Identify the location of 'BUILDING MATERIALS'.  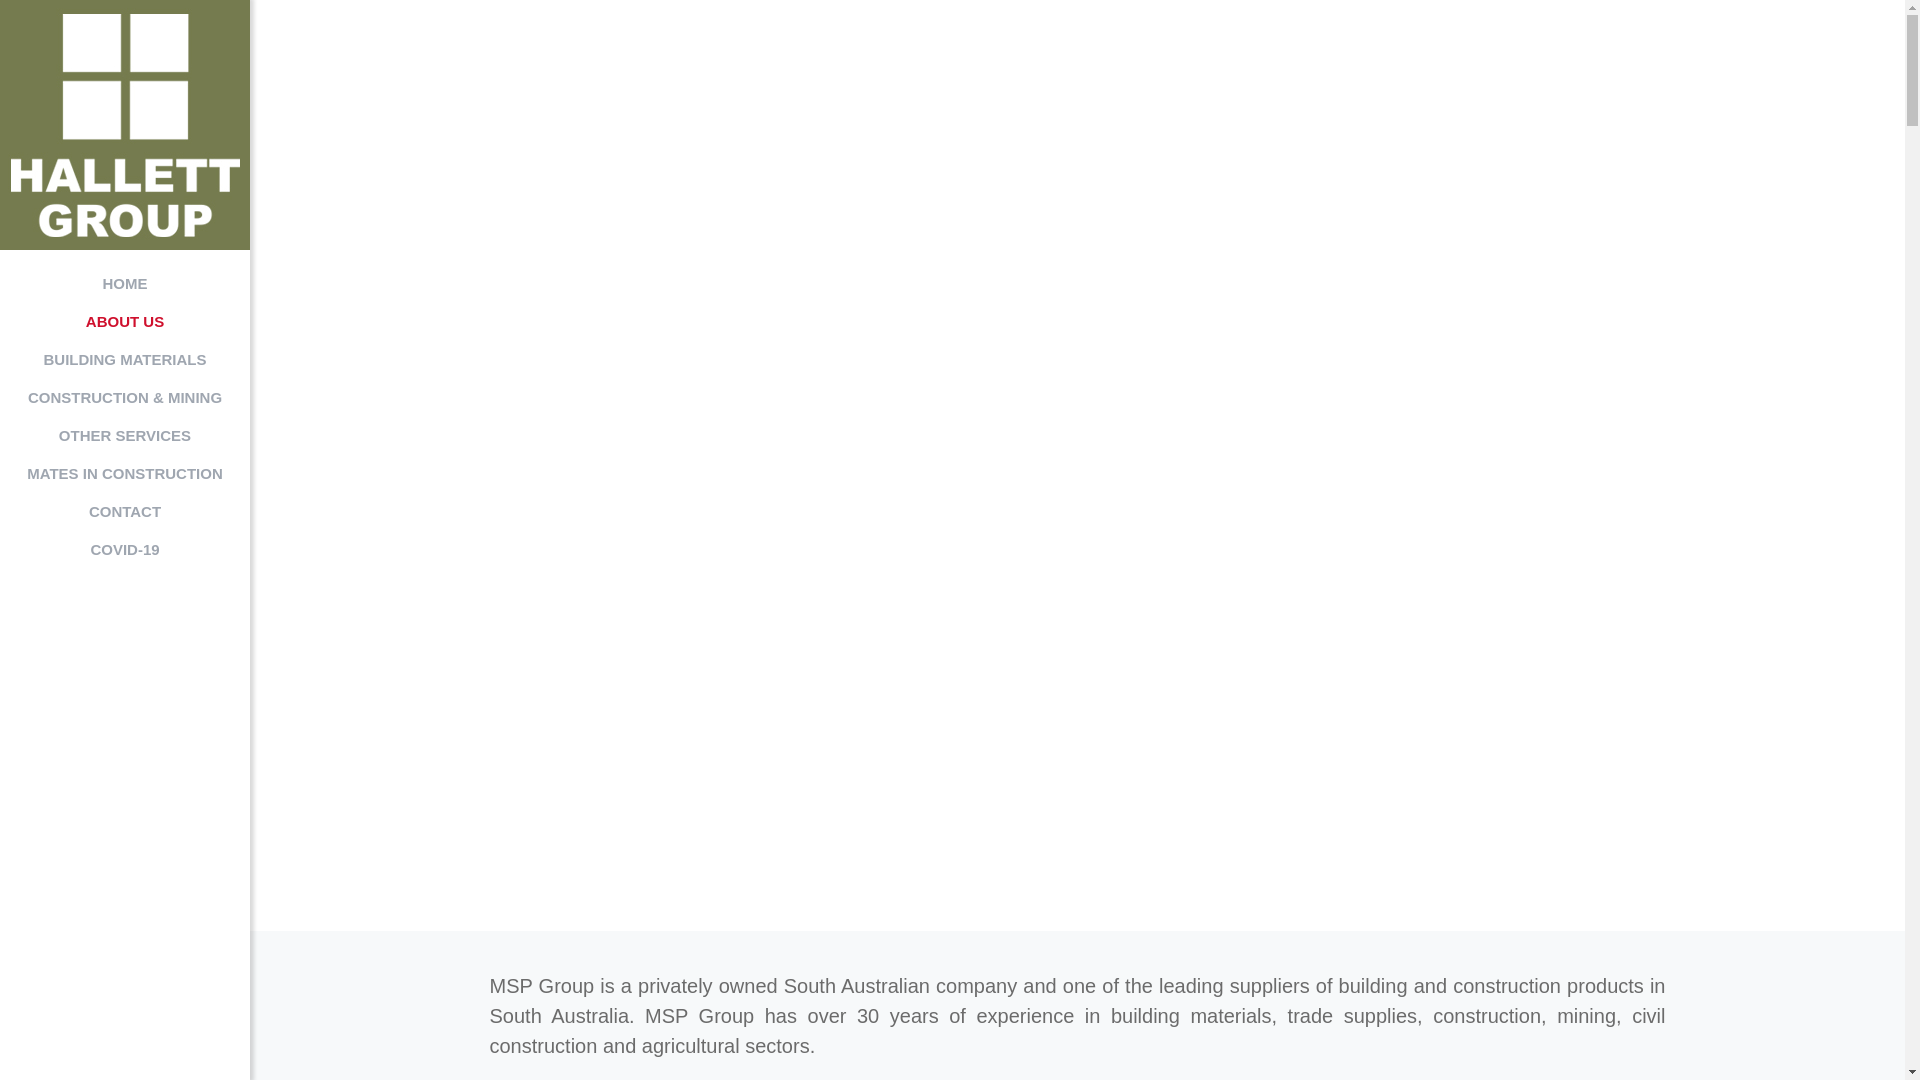
(0, 358).